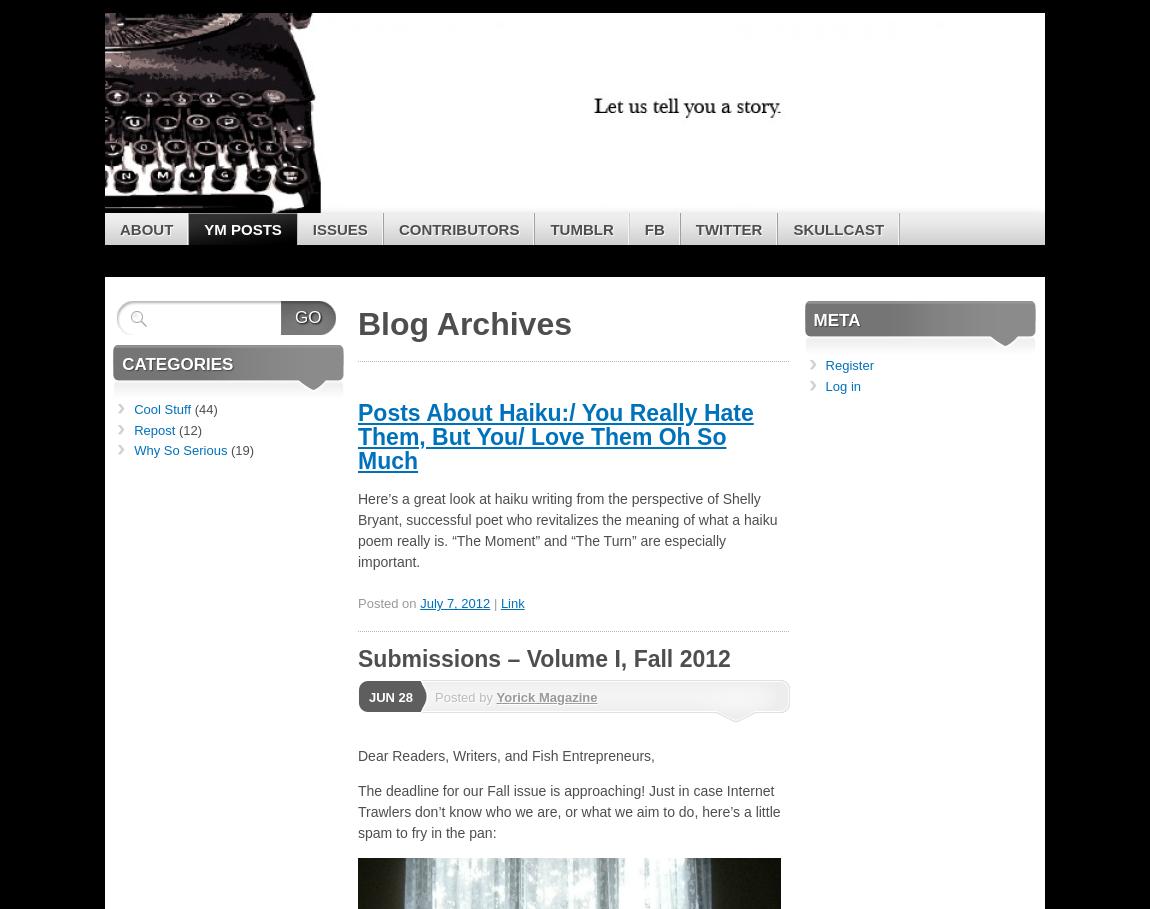 This screenshot has height=909, width=1150. I want to click on '|', so click(496, 603).